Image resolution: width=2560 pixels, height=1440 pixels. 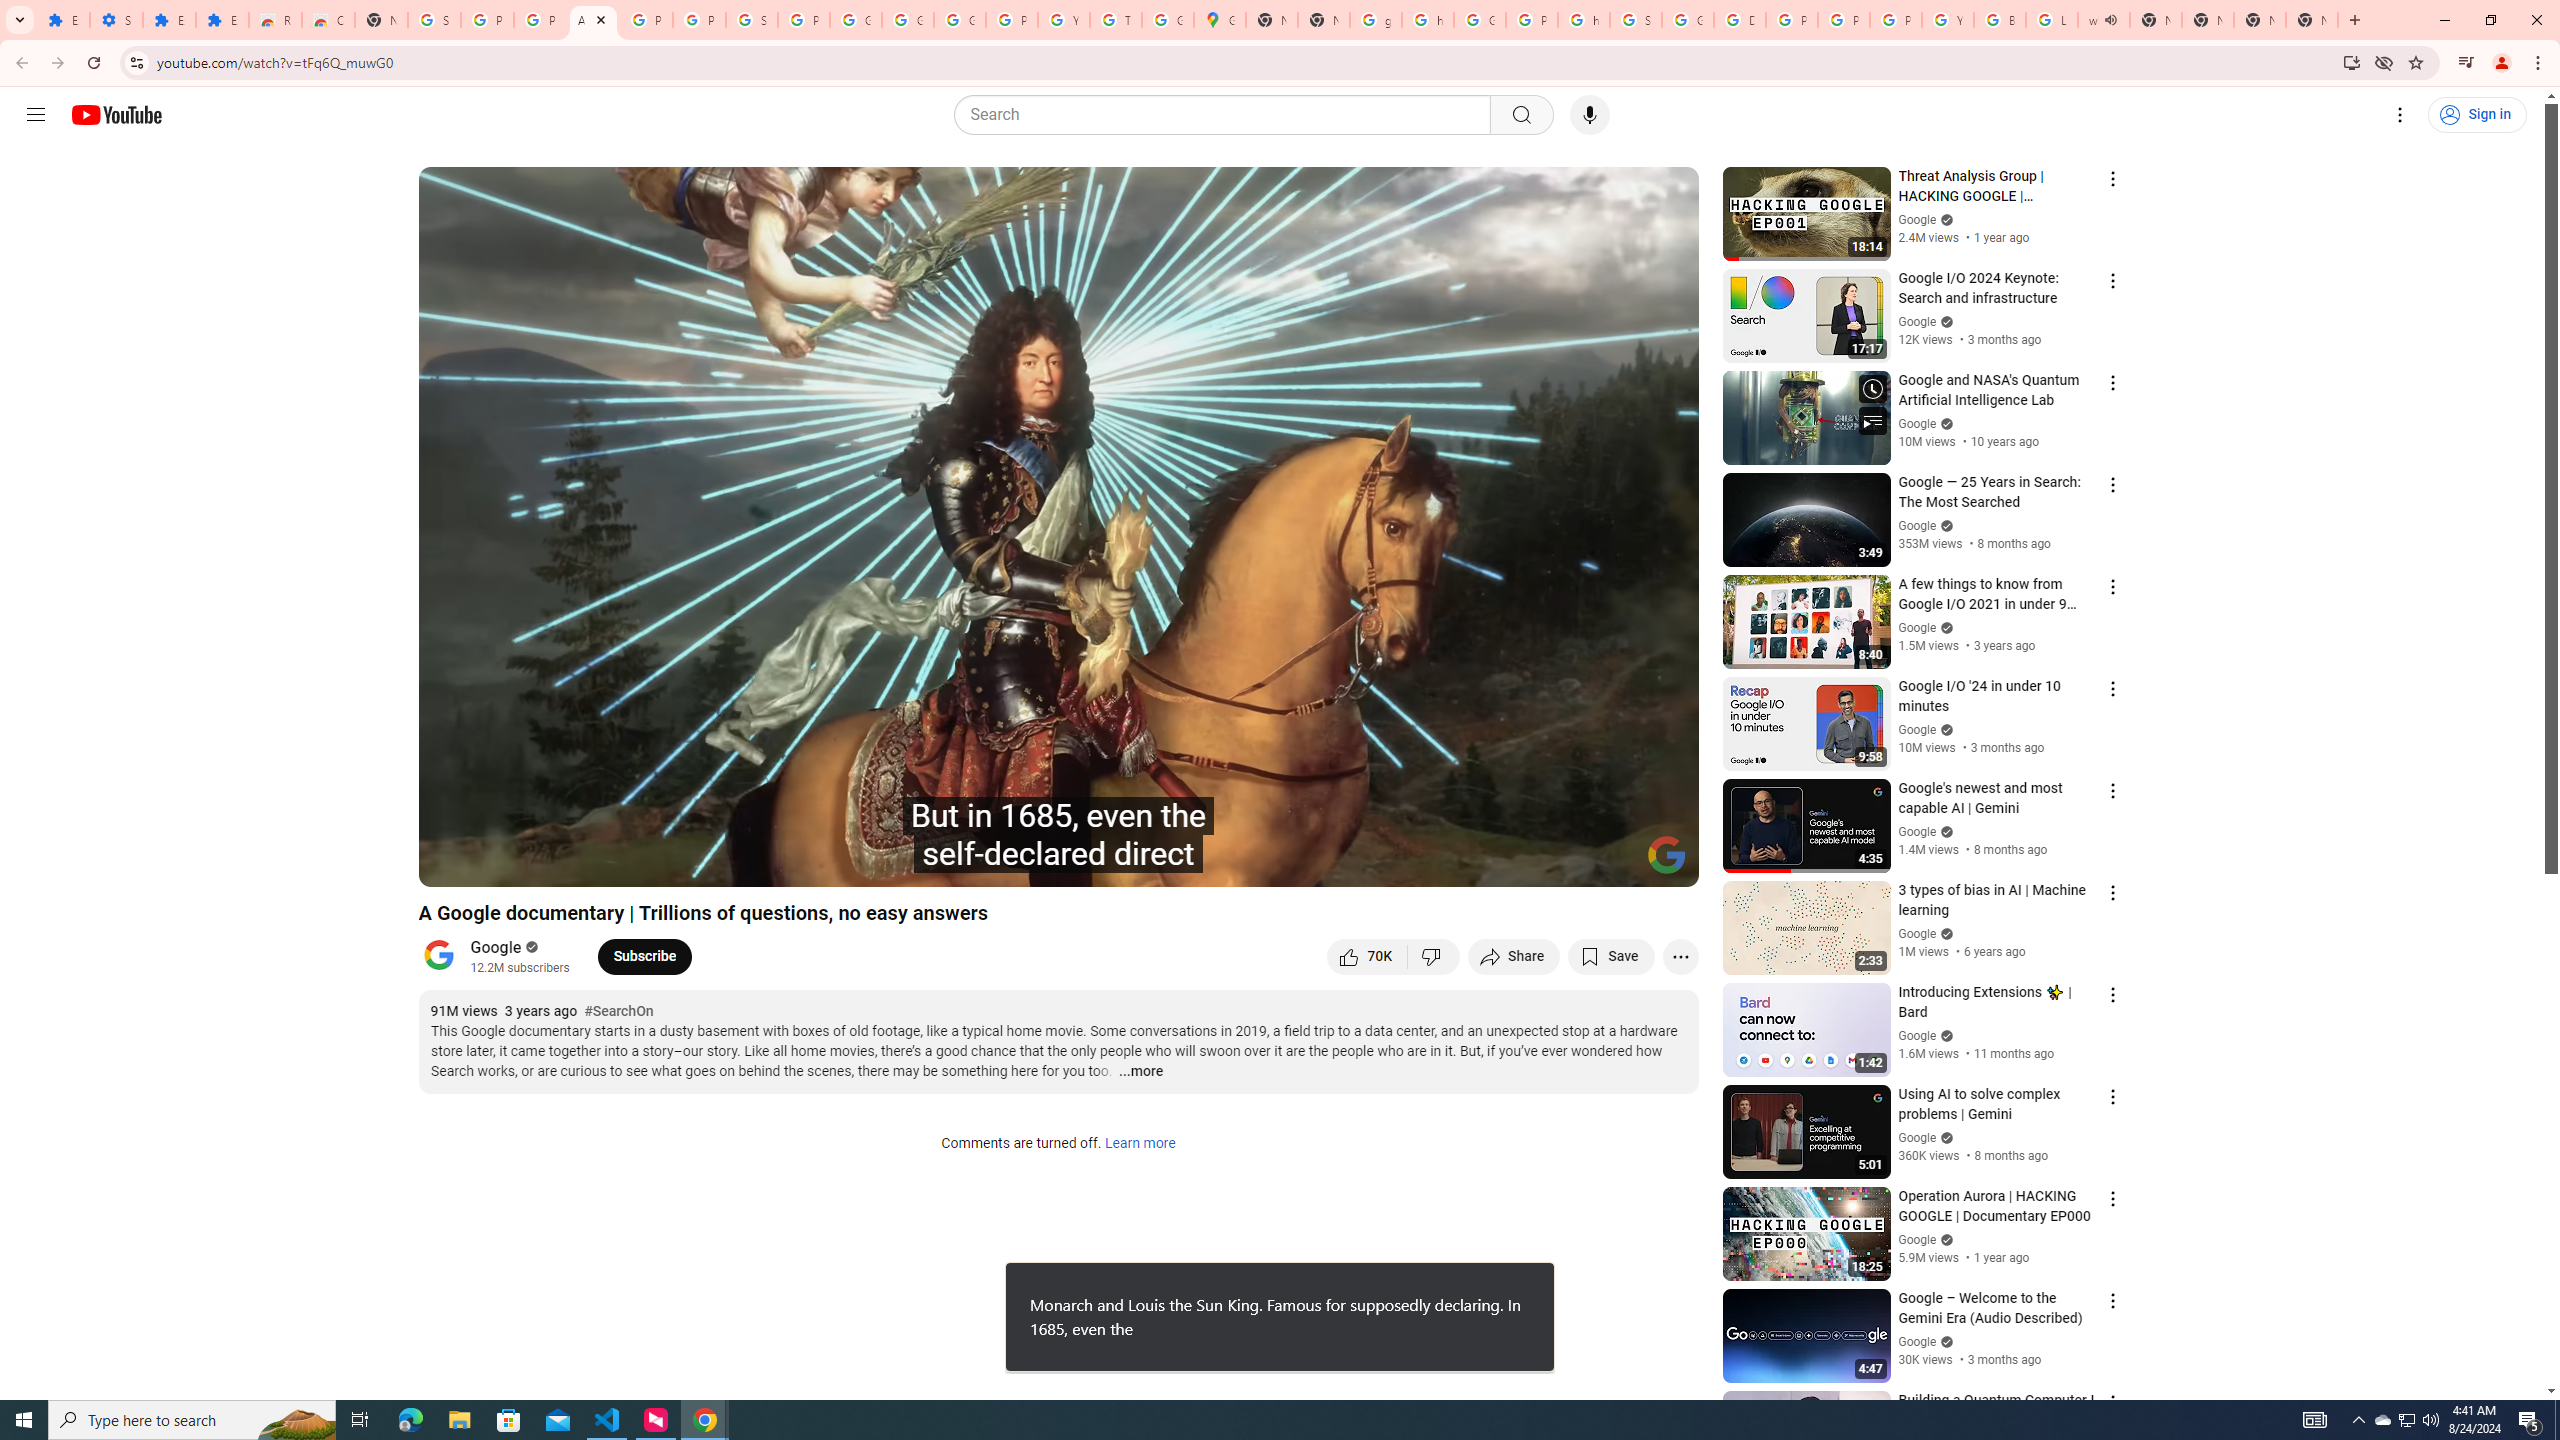 What do you see at coordinates (617, 1011) in the screenshot?
I see `'#SearchOn'` at bounding box center [617, 1011].